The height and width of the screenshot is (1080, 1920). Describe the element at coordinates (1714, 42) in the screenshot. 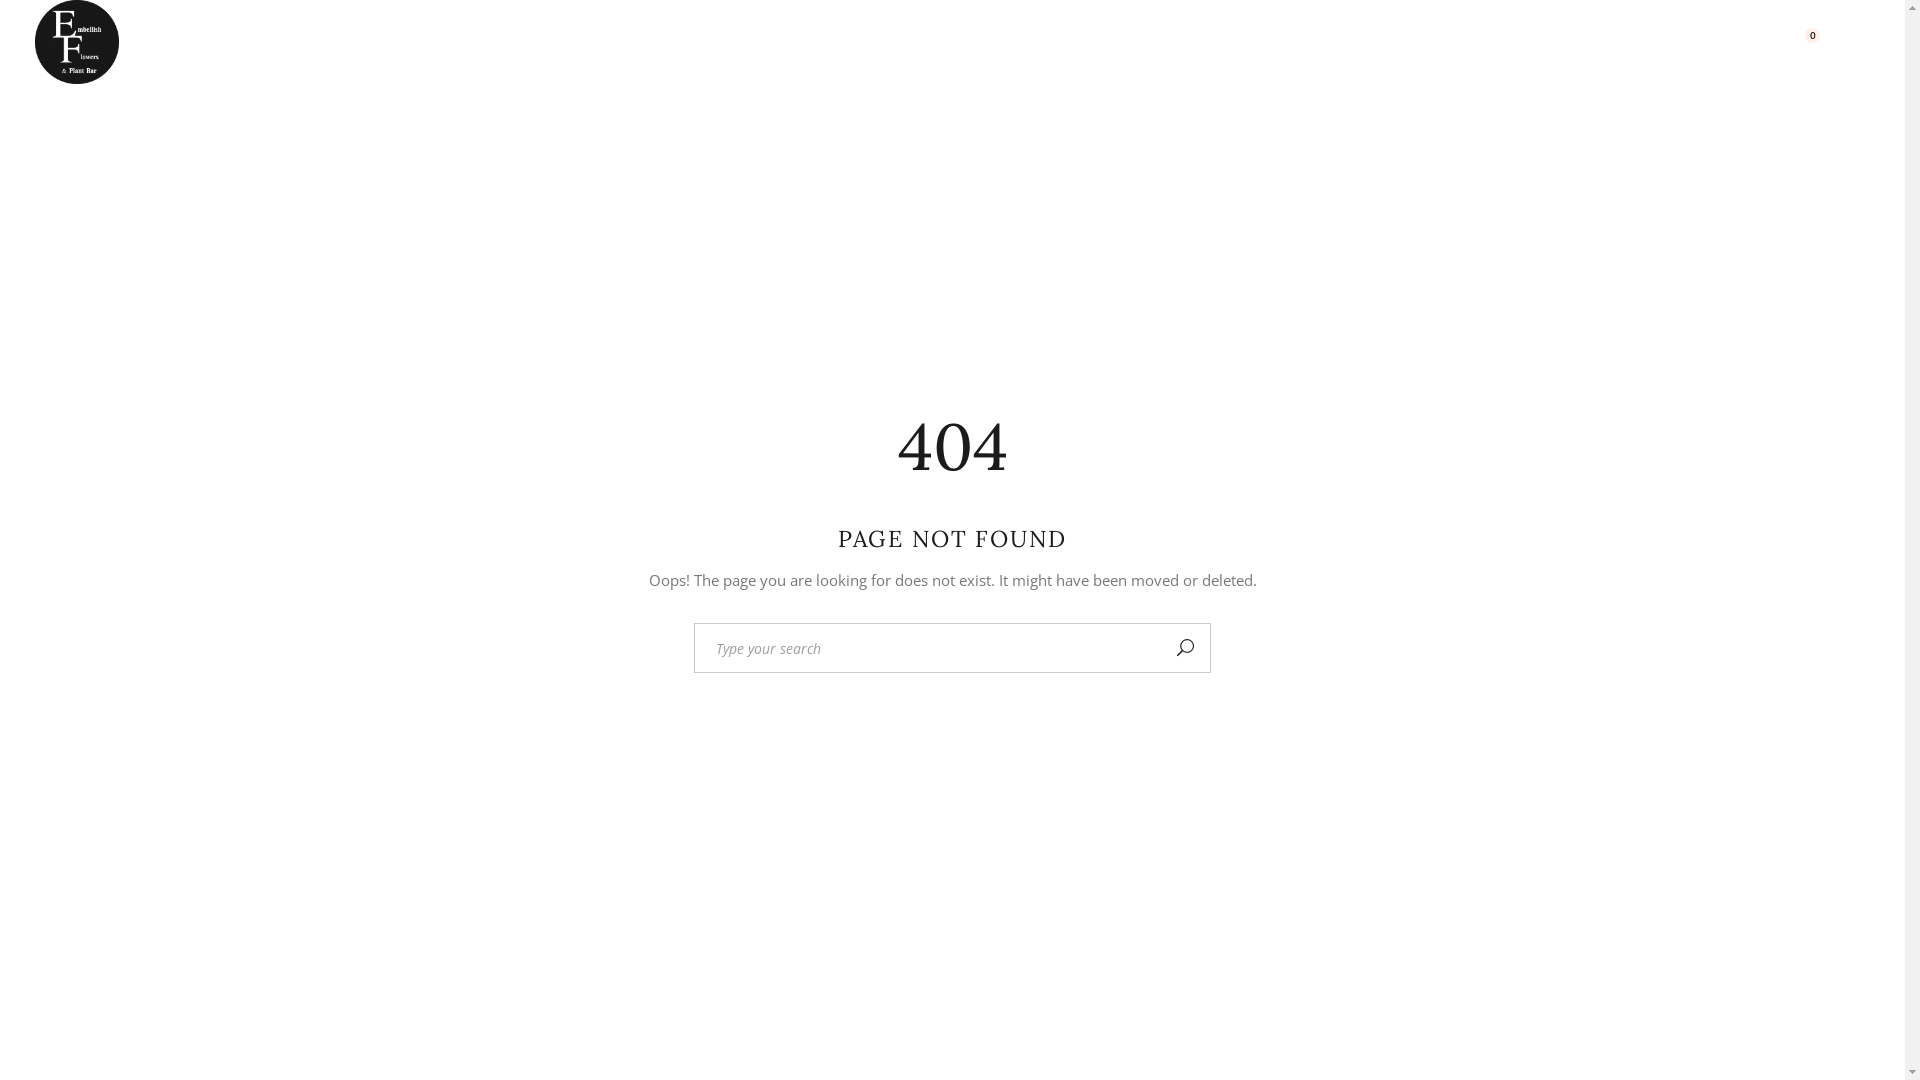

I see `'SAY HELLO'` at that location.